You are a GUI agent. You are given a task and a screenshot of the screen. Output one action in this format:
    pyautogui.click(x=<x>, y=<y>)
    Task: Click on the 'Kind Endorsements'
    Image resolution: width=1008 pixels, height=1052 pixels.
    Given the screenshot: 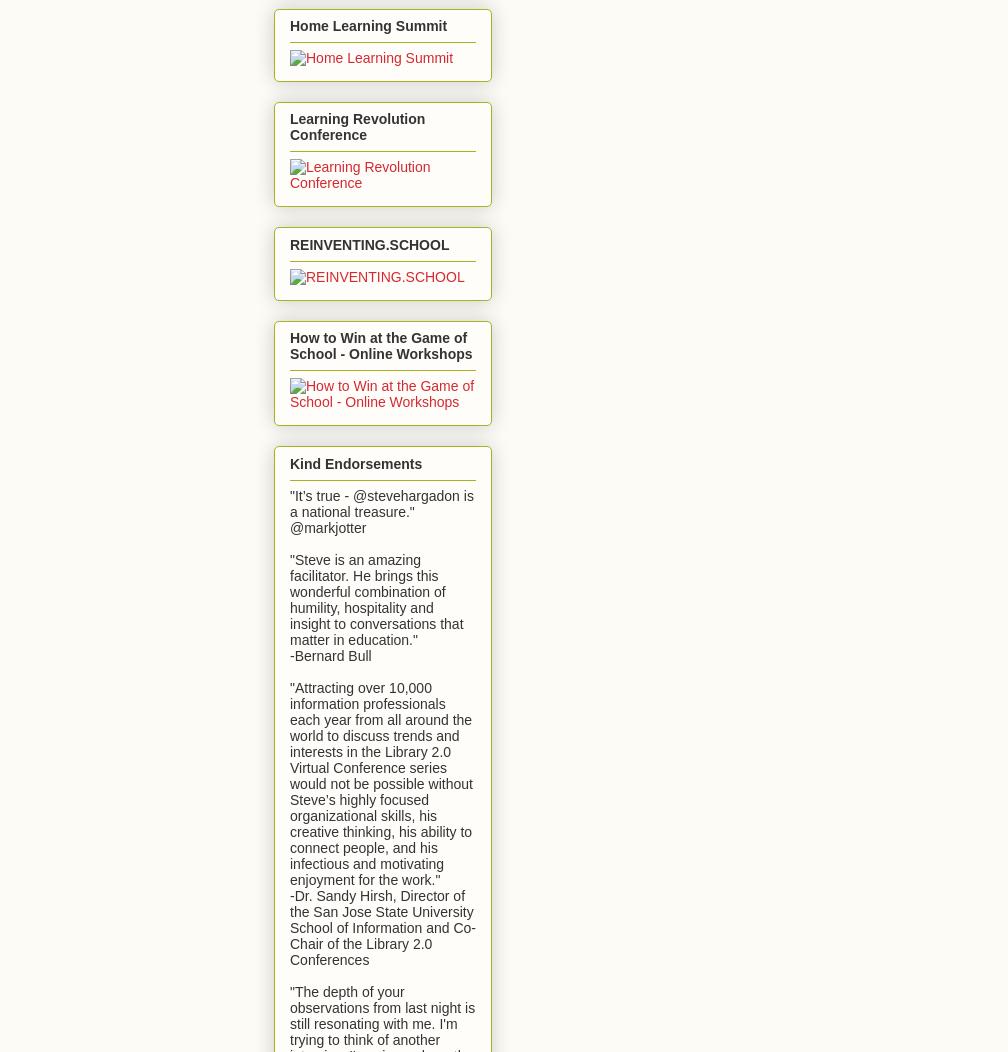 What is the action you would take?
    pyautogui.click(x=356, y=462)
    